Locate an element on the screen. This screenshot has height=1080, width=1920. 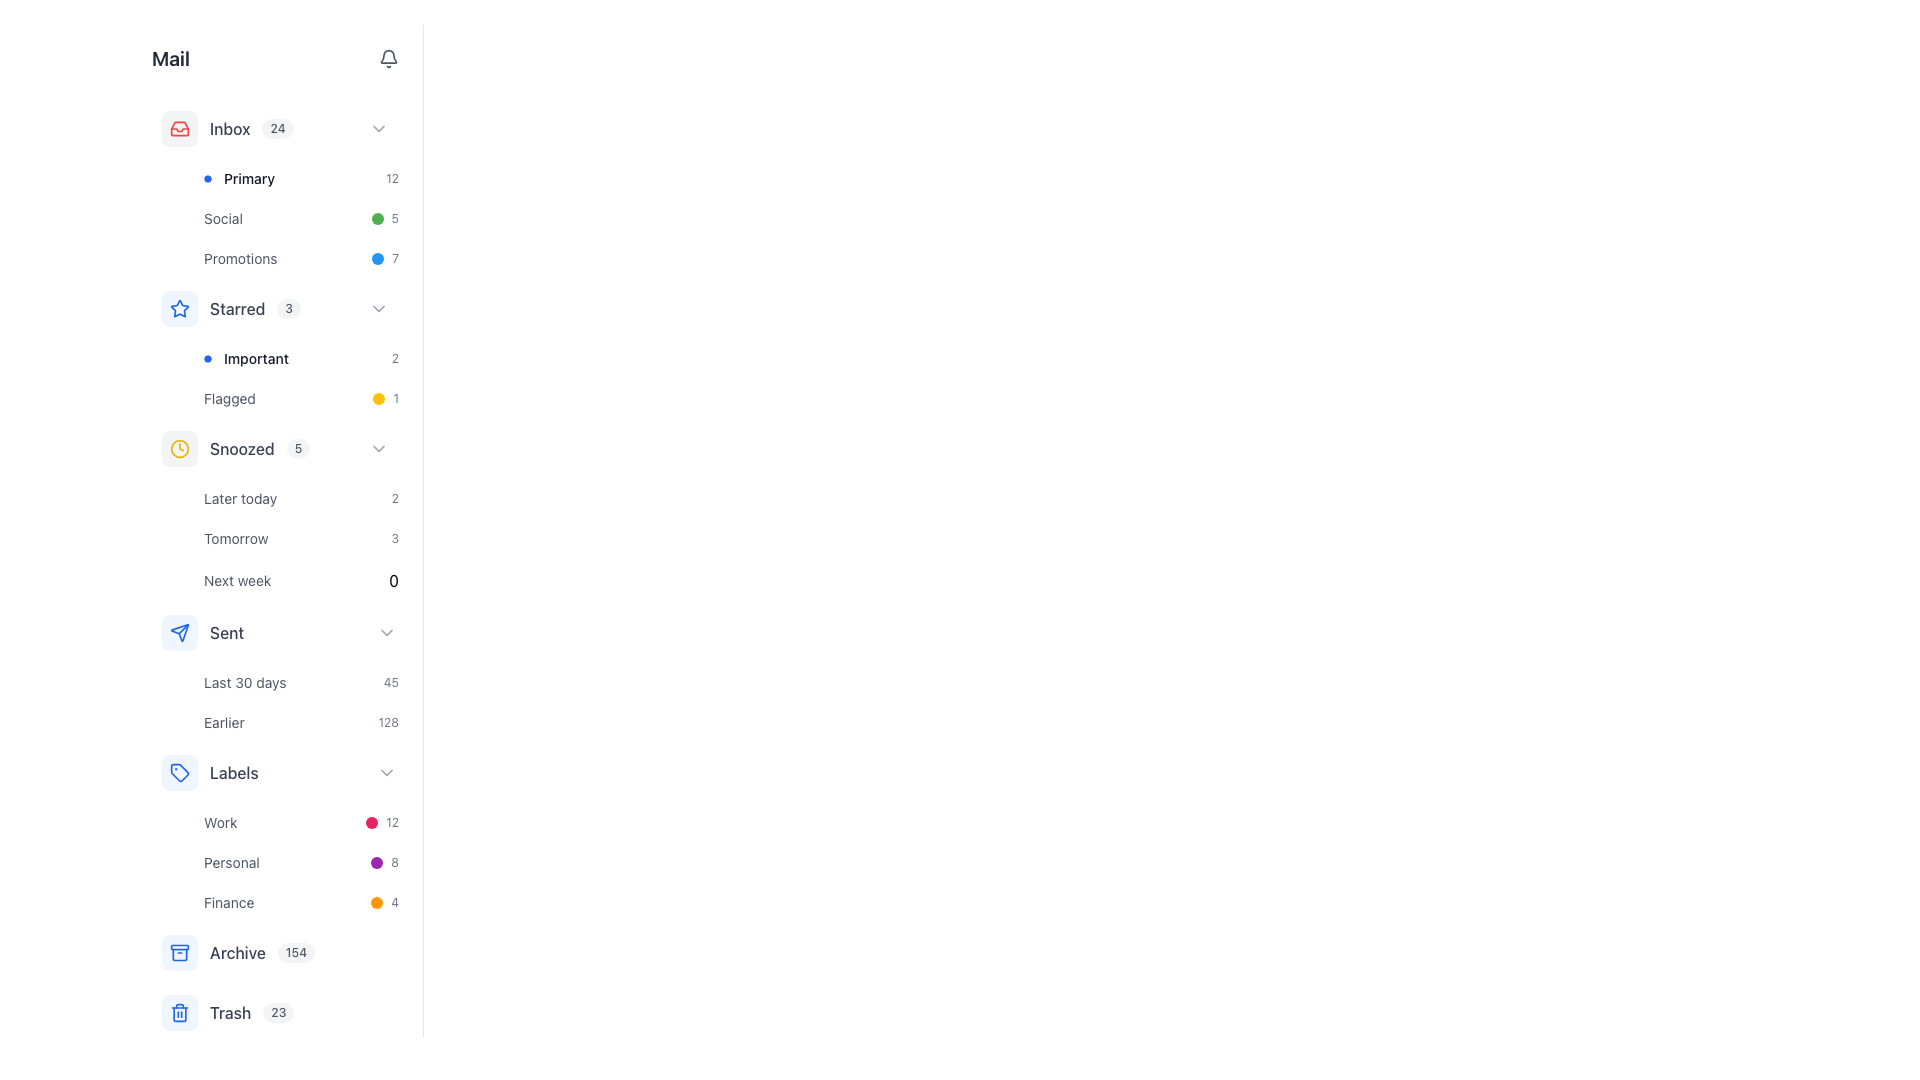
the first clickable list item labeled 'Work' in the sidebar is located at coordinates (300, 822).